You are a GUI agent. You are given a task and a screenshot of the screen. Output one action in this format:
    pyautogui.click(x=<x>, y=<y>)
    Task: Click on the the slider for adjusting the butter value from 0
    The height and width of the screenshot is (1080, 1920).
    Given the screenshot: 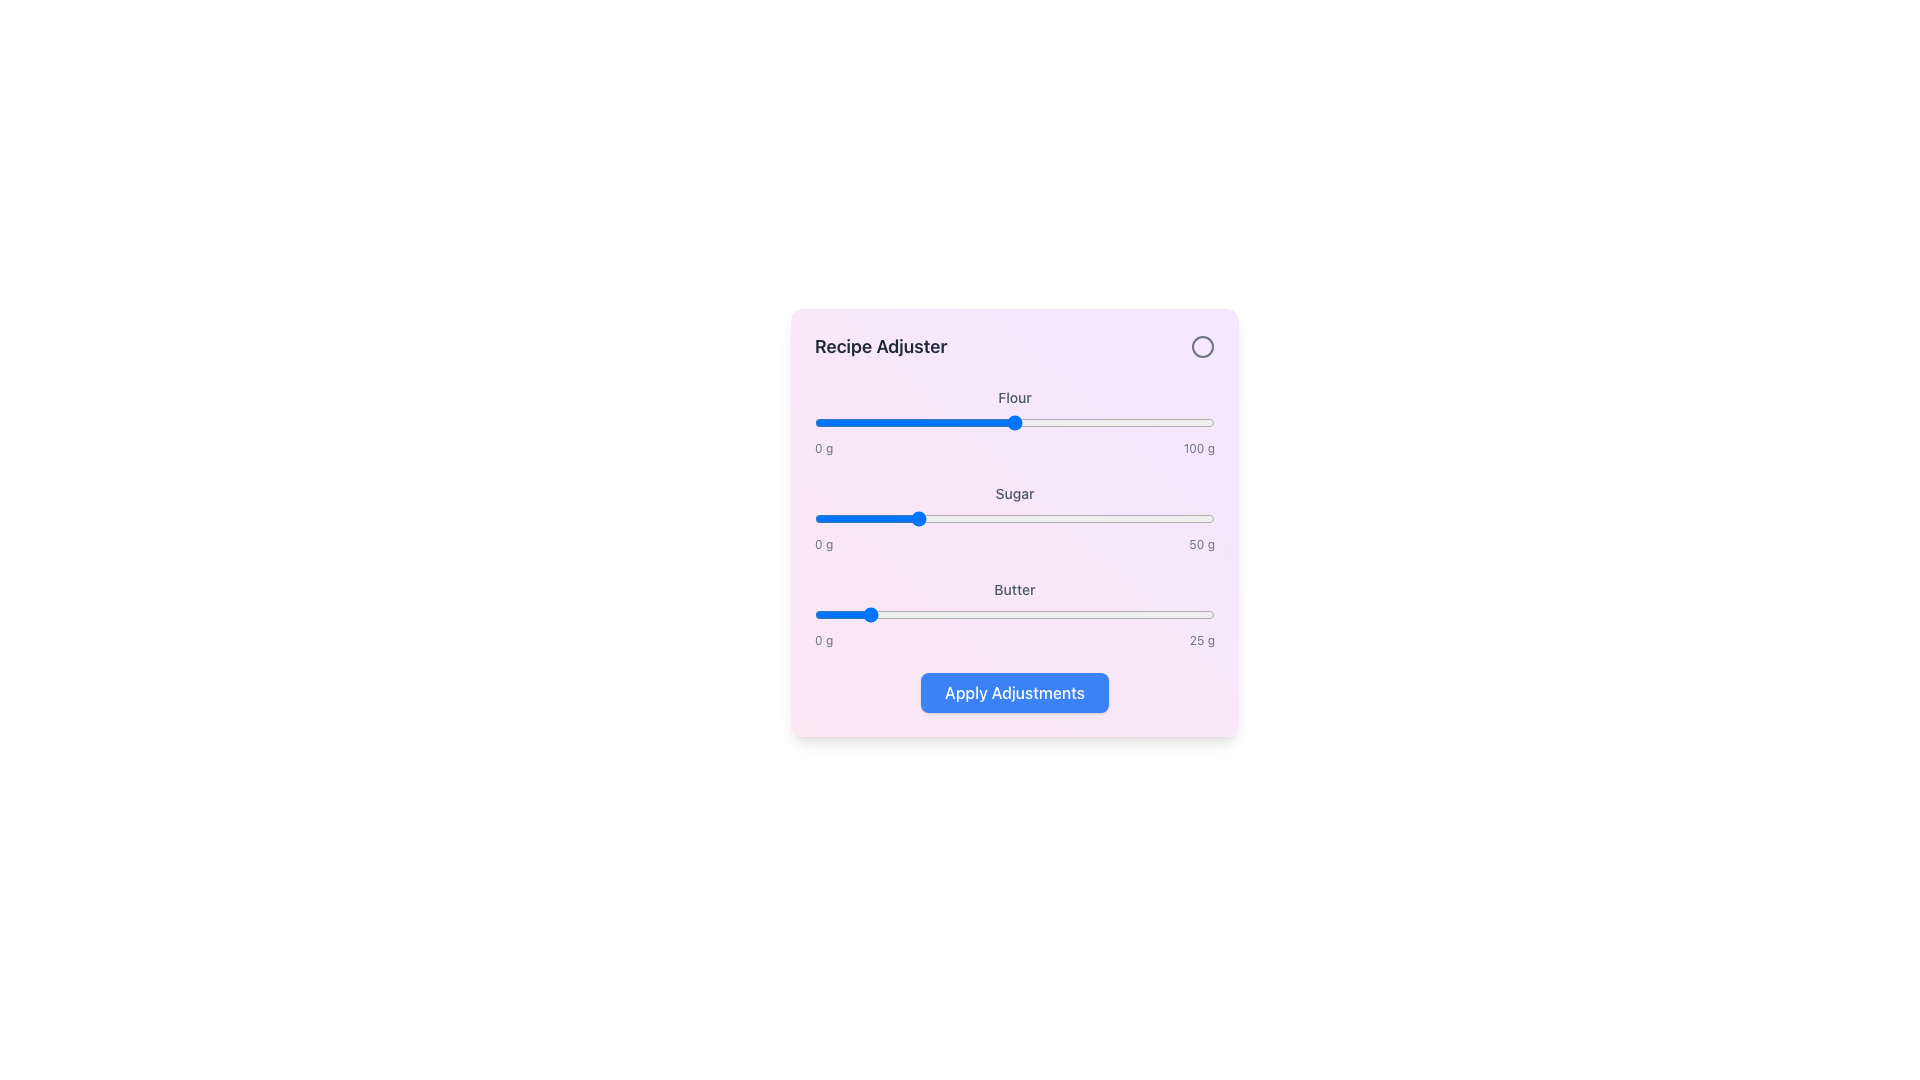 What is the action you would take?
    pyautogui.click(x=1014, y=613)
    